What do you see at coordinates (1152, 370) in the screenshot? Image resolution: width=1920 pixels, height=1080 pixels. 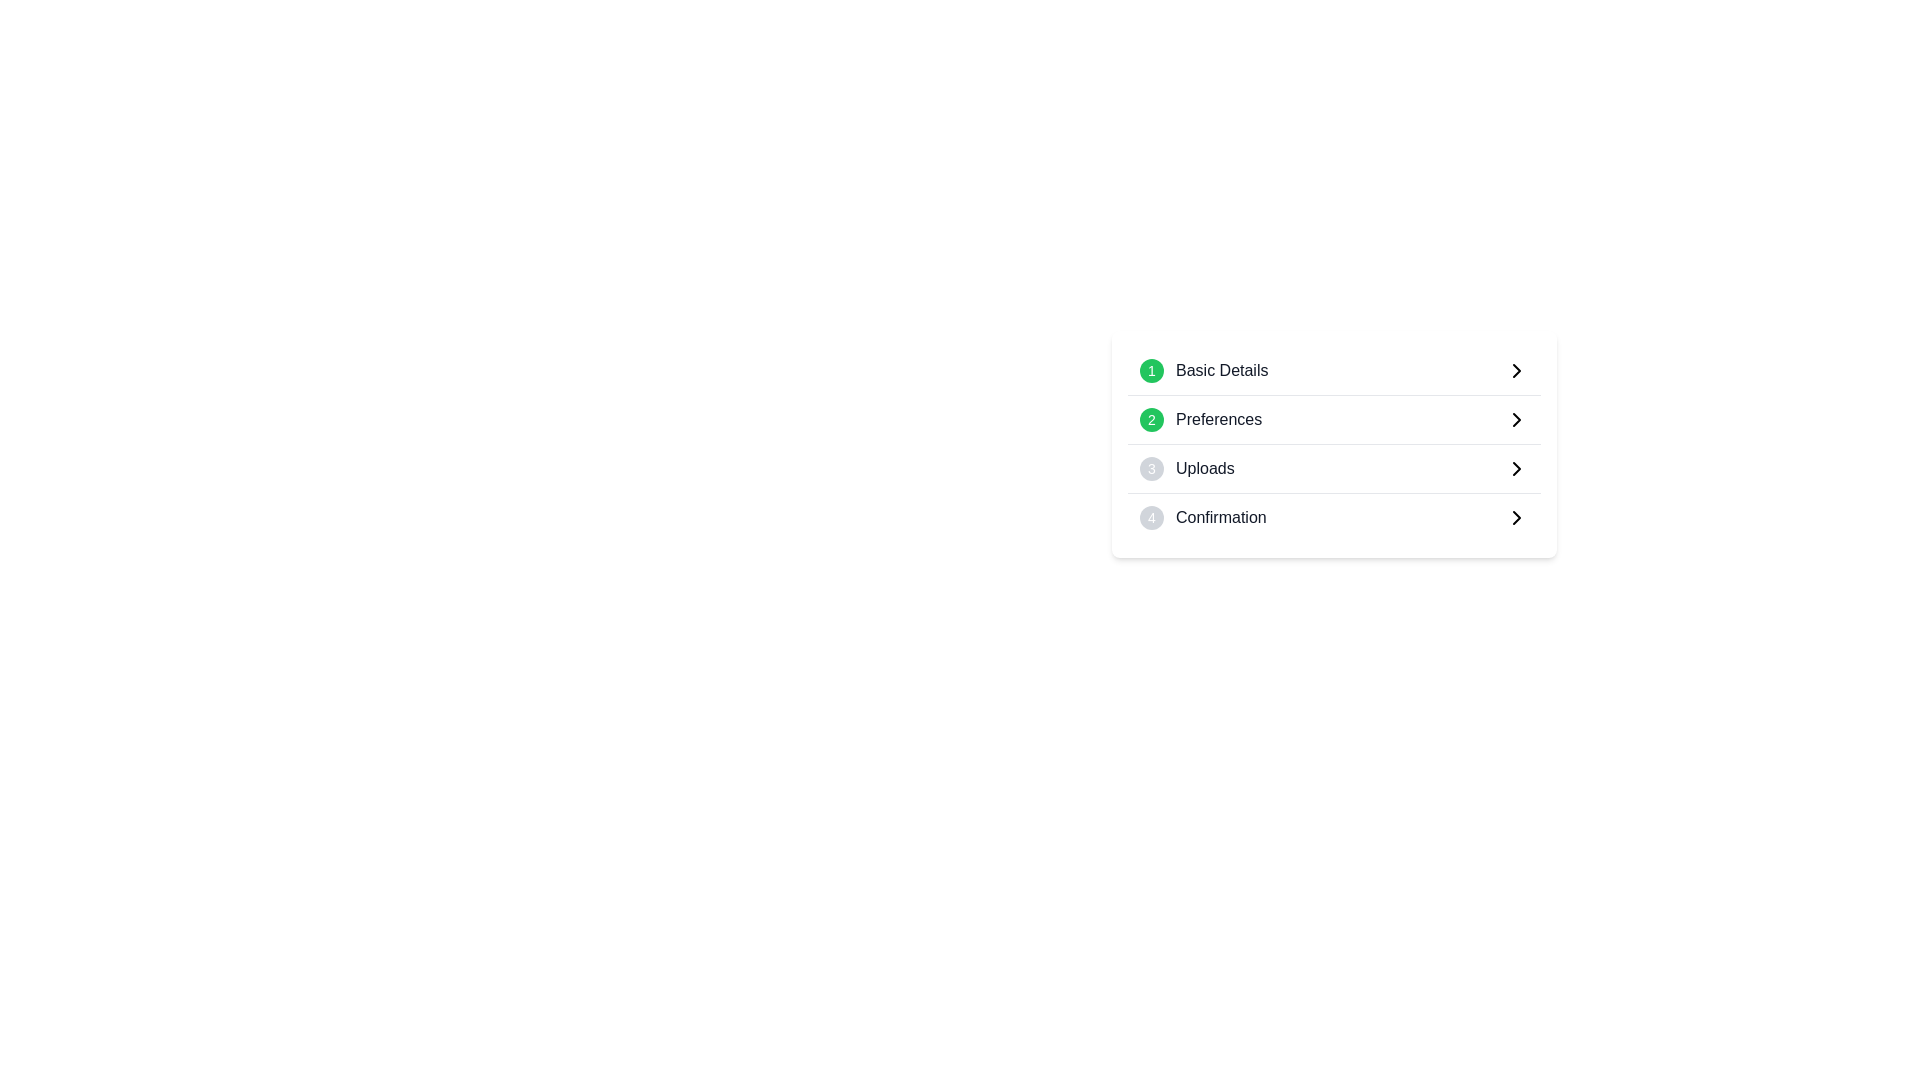 I see `the circular indicator with a green background and the white number '1' at its center, located to the left of the 'Basic Details' text` at bounding box center [1152, 370].